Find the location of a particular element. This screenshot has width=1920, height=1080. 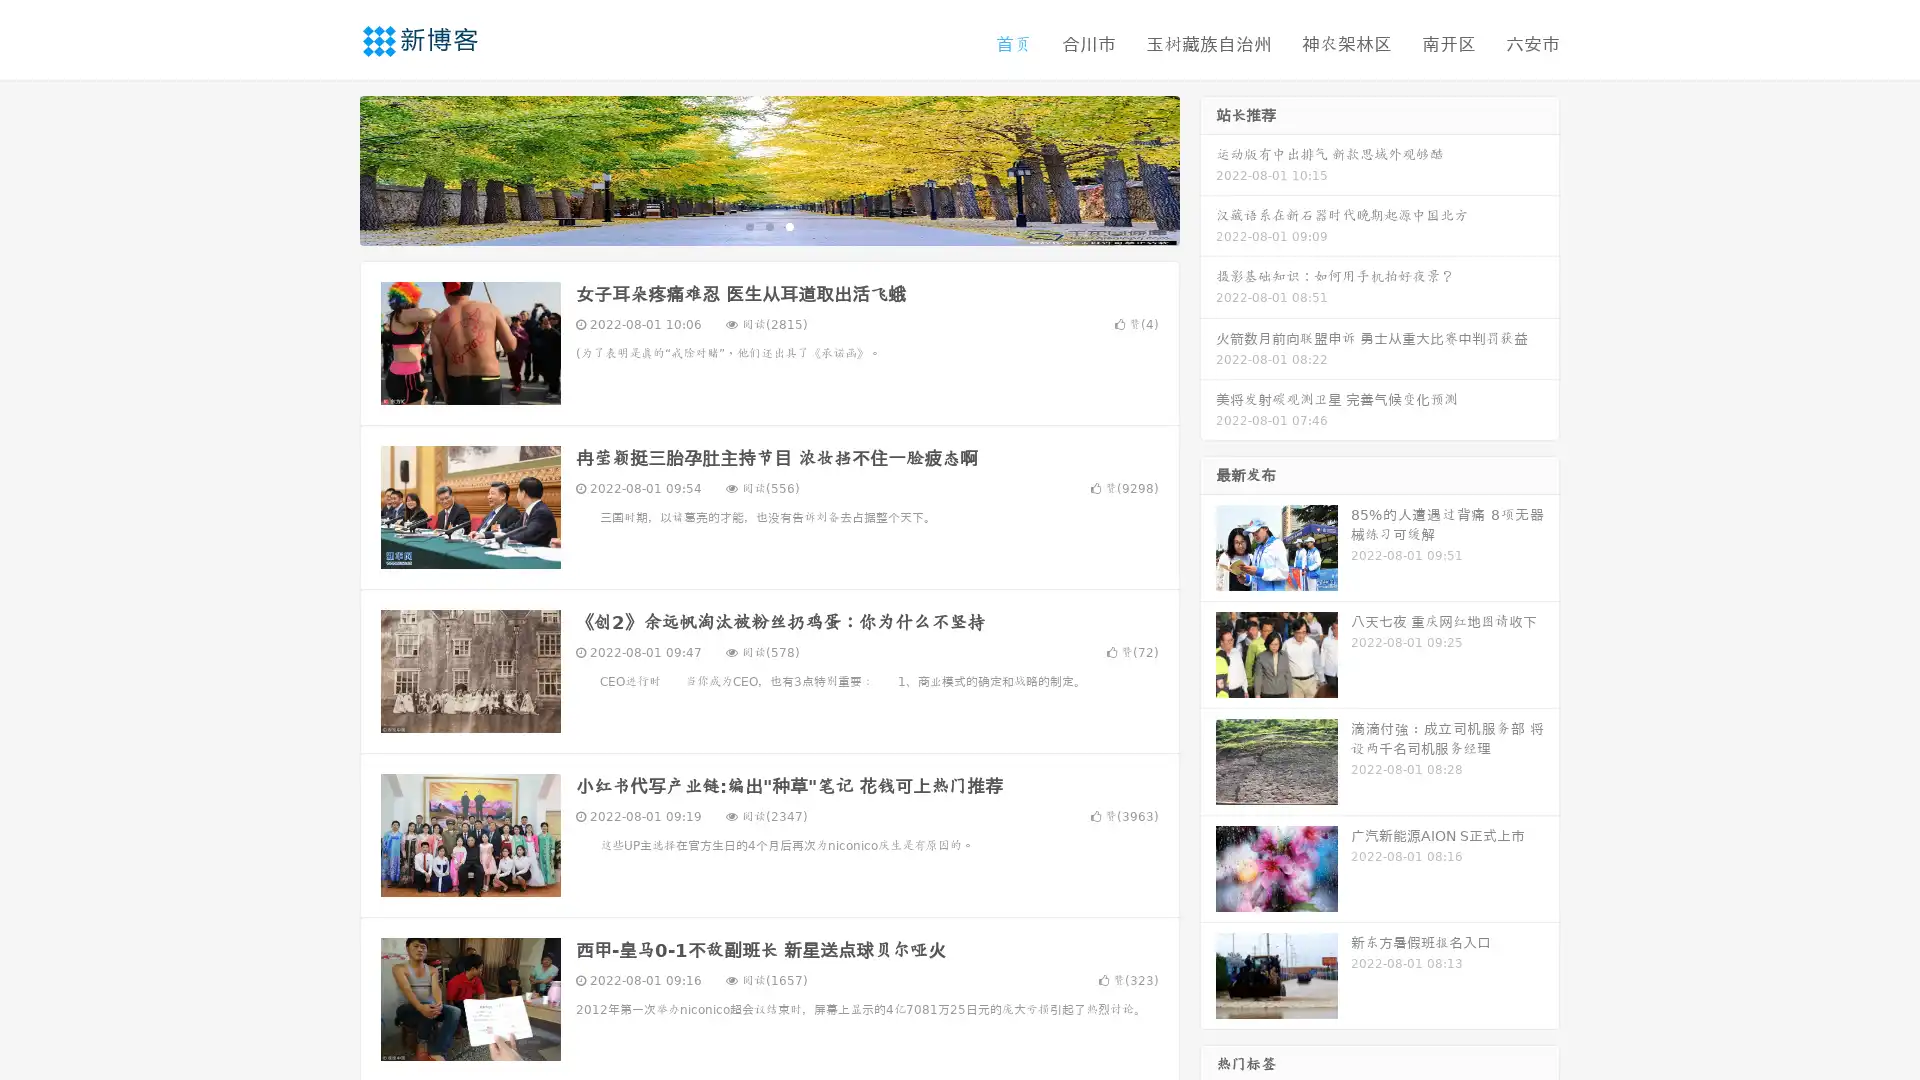

Previous slide is located at coordinates (330, 168).